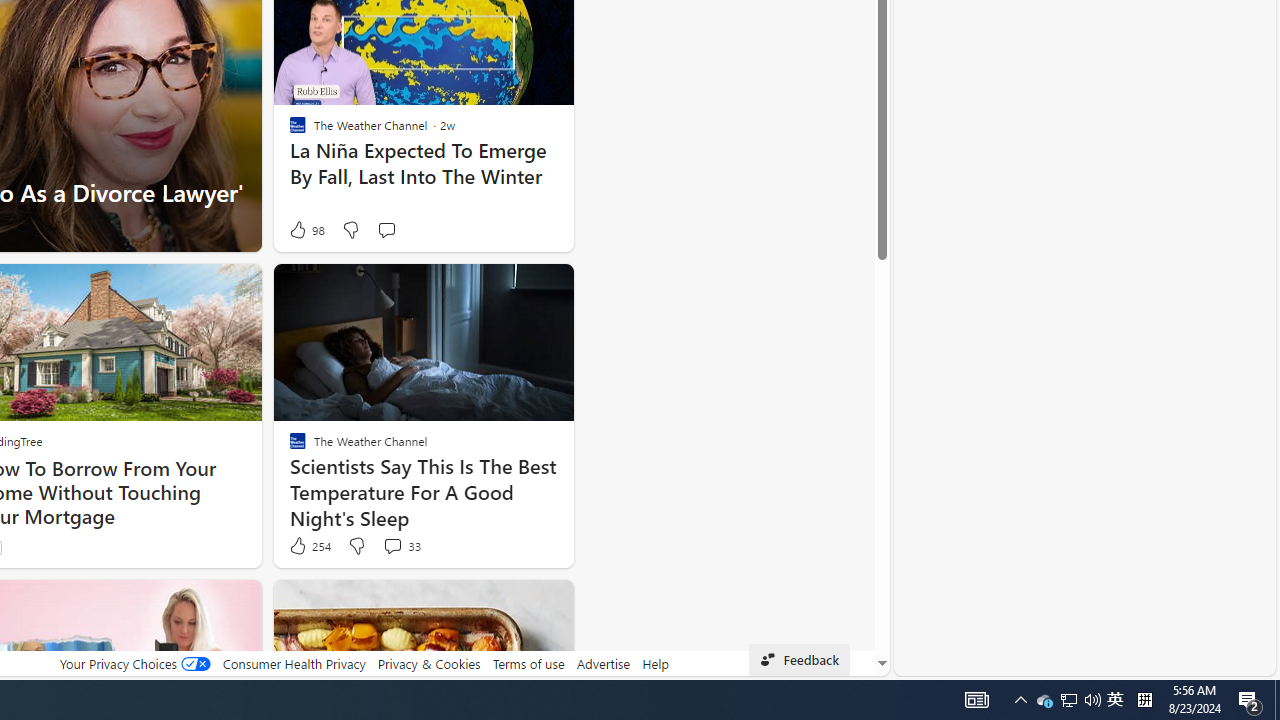  I want to click on 'Consumer Health Privacy', so click(292, 663).